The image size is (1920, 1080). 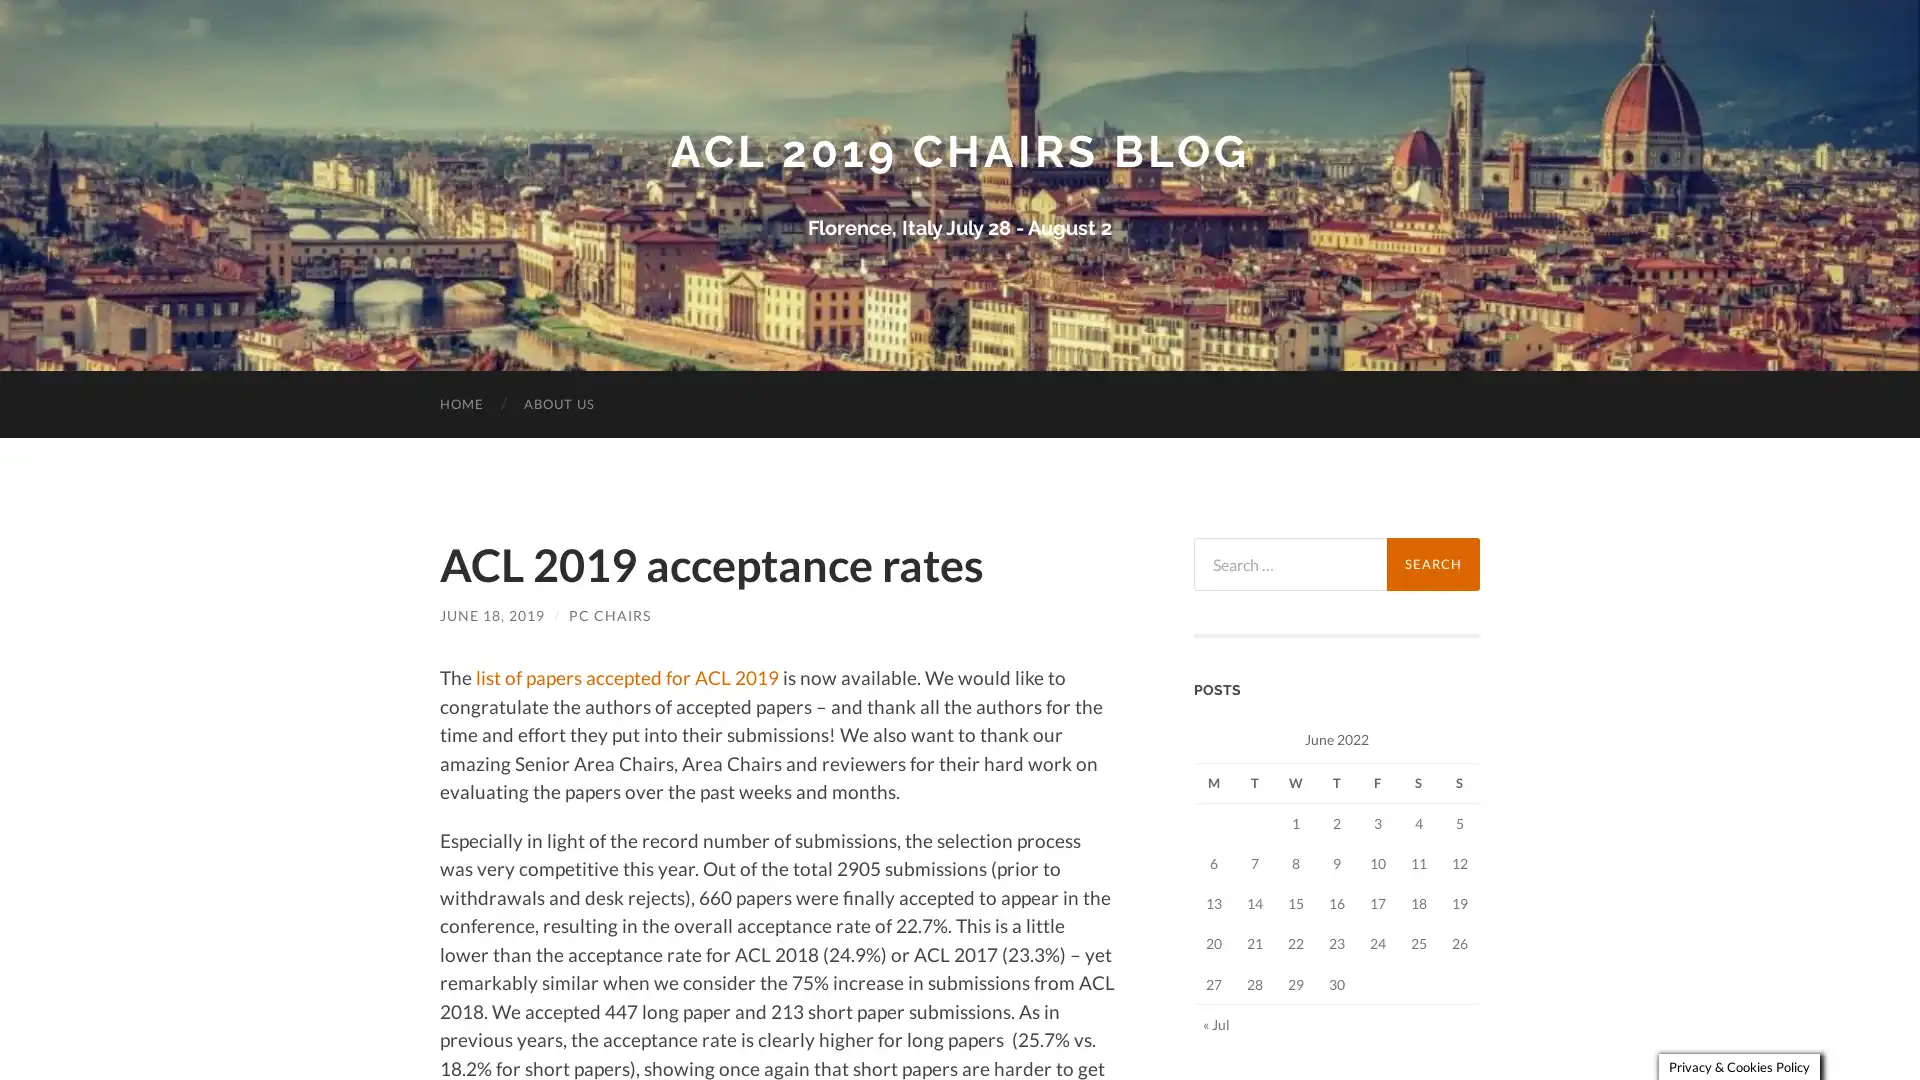 I want to click on Search, so click(x=1432, y=563).